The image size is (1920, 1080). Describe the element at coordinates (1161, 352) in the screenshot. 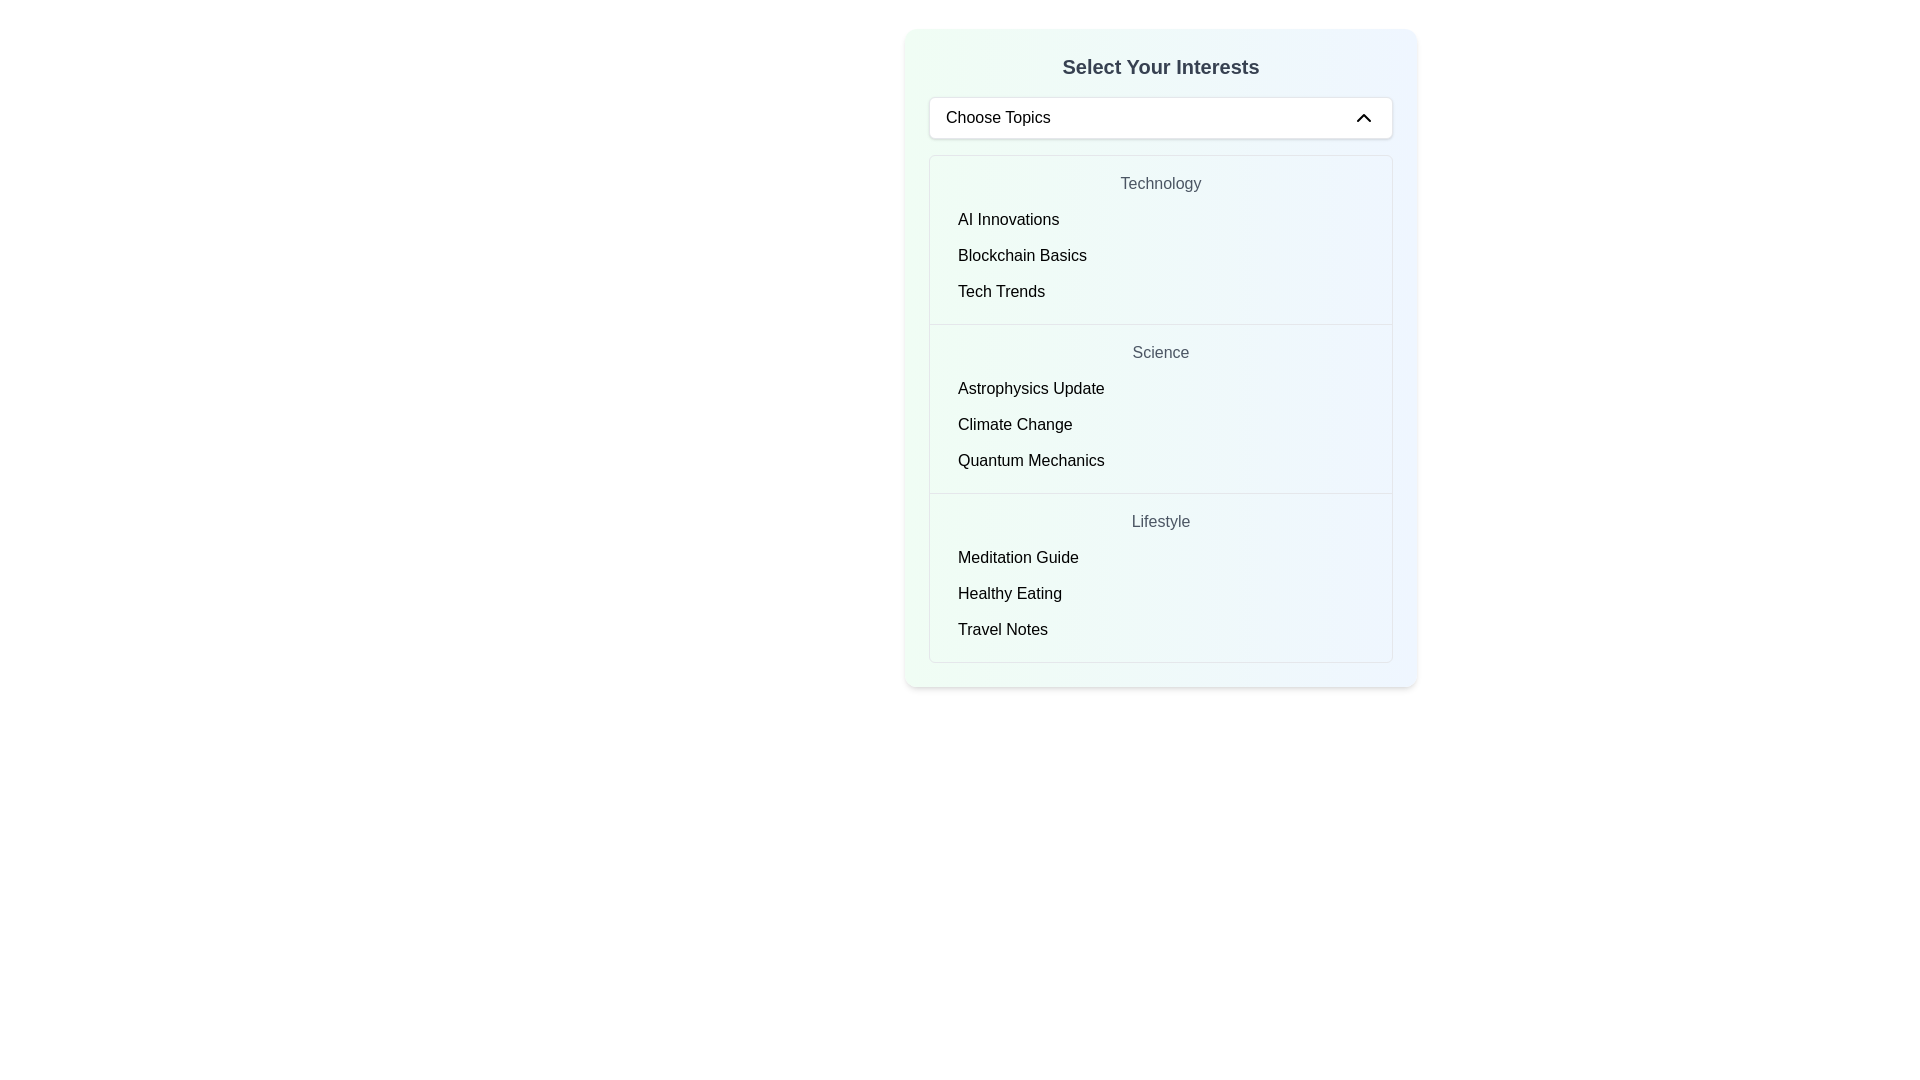

I see `the 'Science' label or heading, which is centrally located between the 'Technology' heading and the list entries for 'Astrophysics Update', 'Climate Change', and 'Quantum Mechanics'` at that location.